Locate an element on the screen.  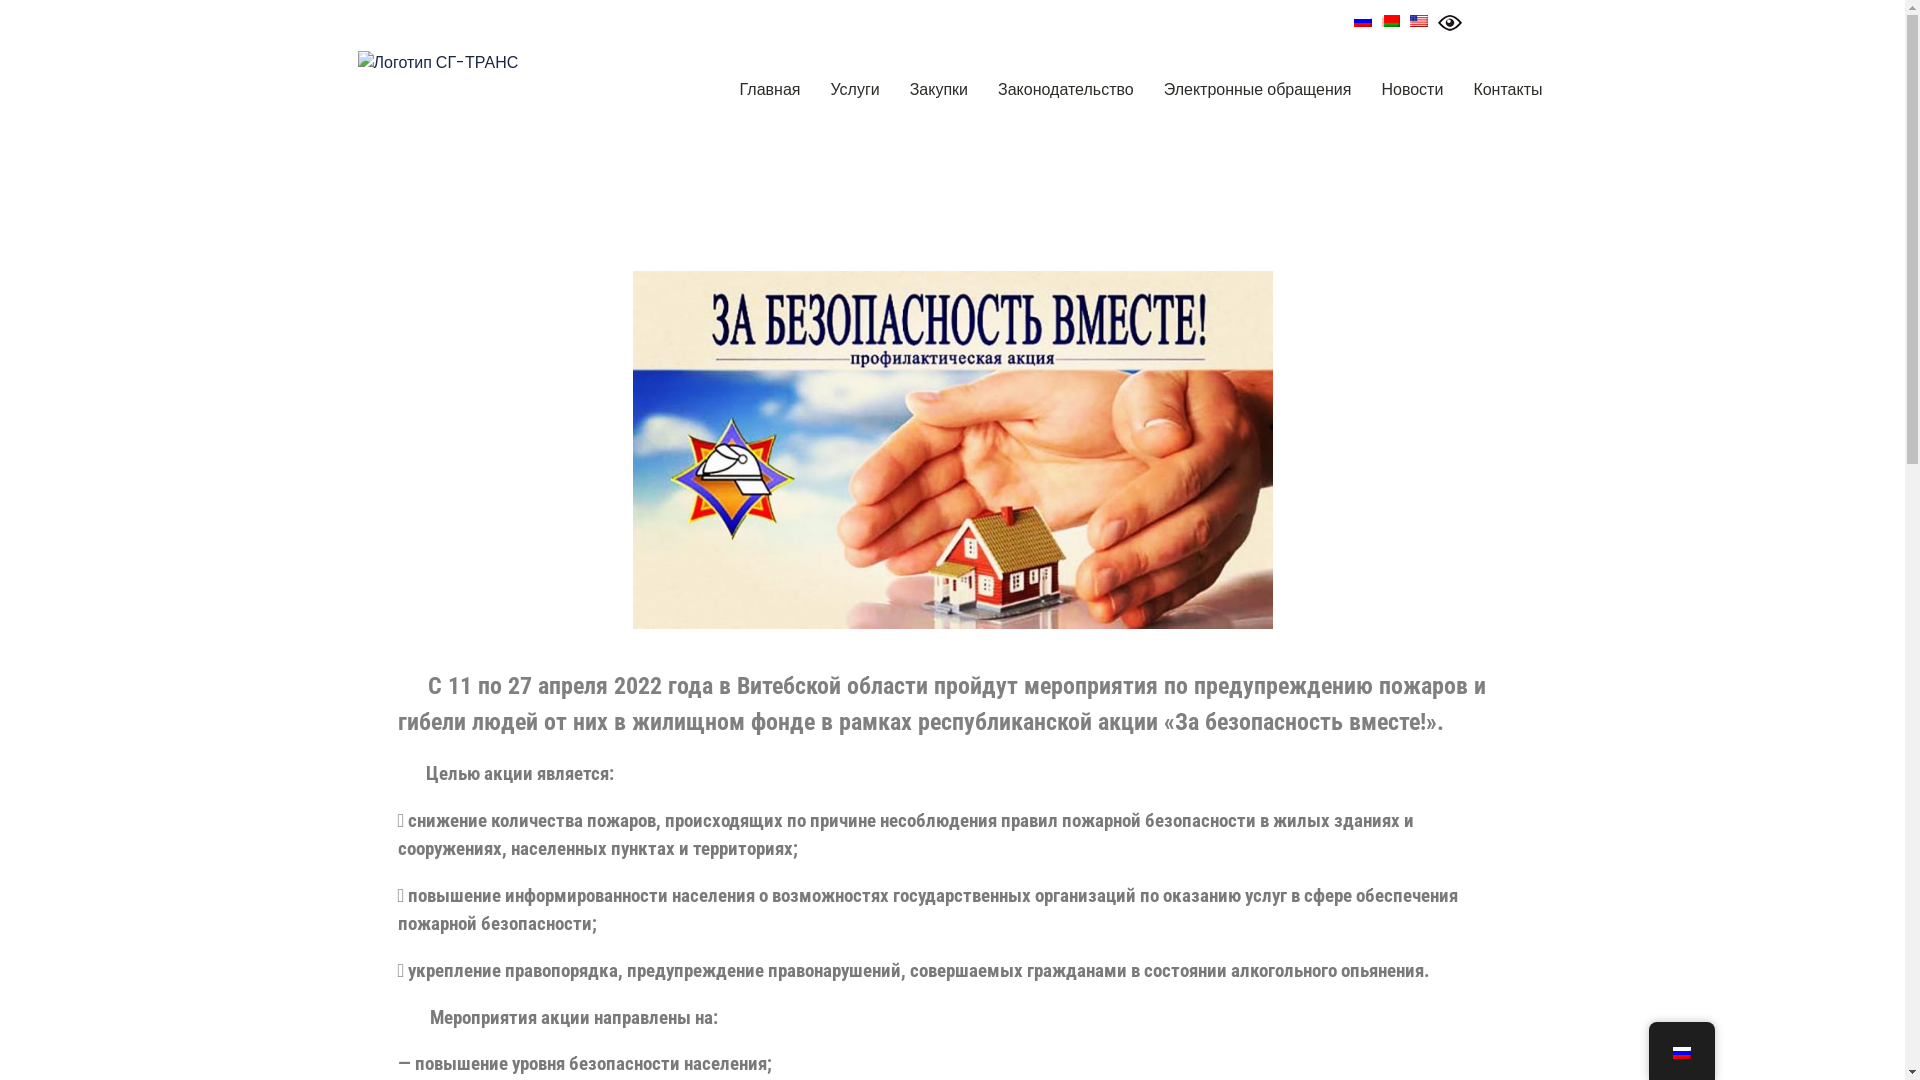
'English' is located at coordinates (1418, 20).